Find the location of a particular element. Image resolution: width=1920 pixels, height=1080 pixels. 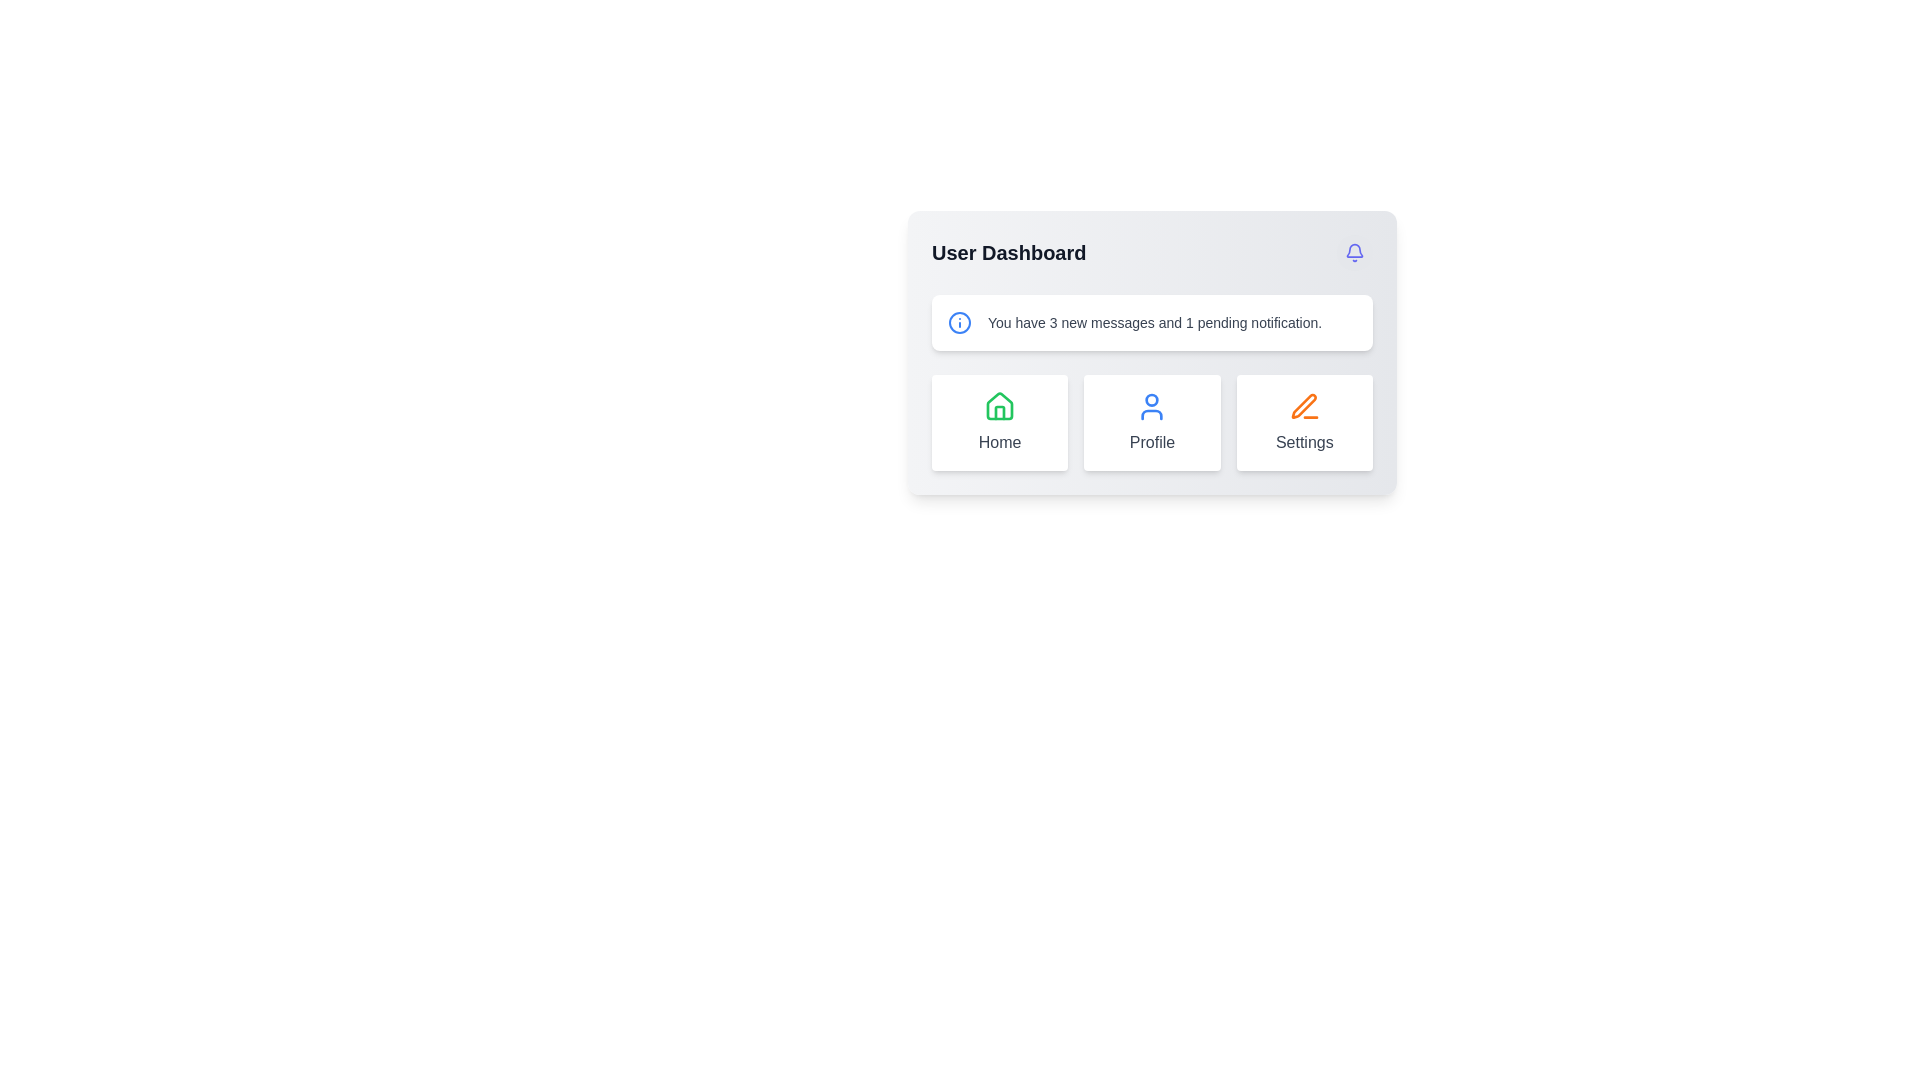

keyboard navigation is located at coordinates (1304, 422).